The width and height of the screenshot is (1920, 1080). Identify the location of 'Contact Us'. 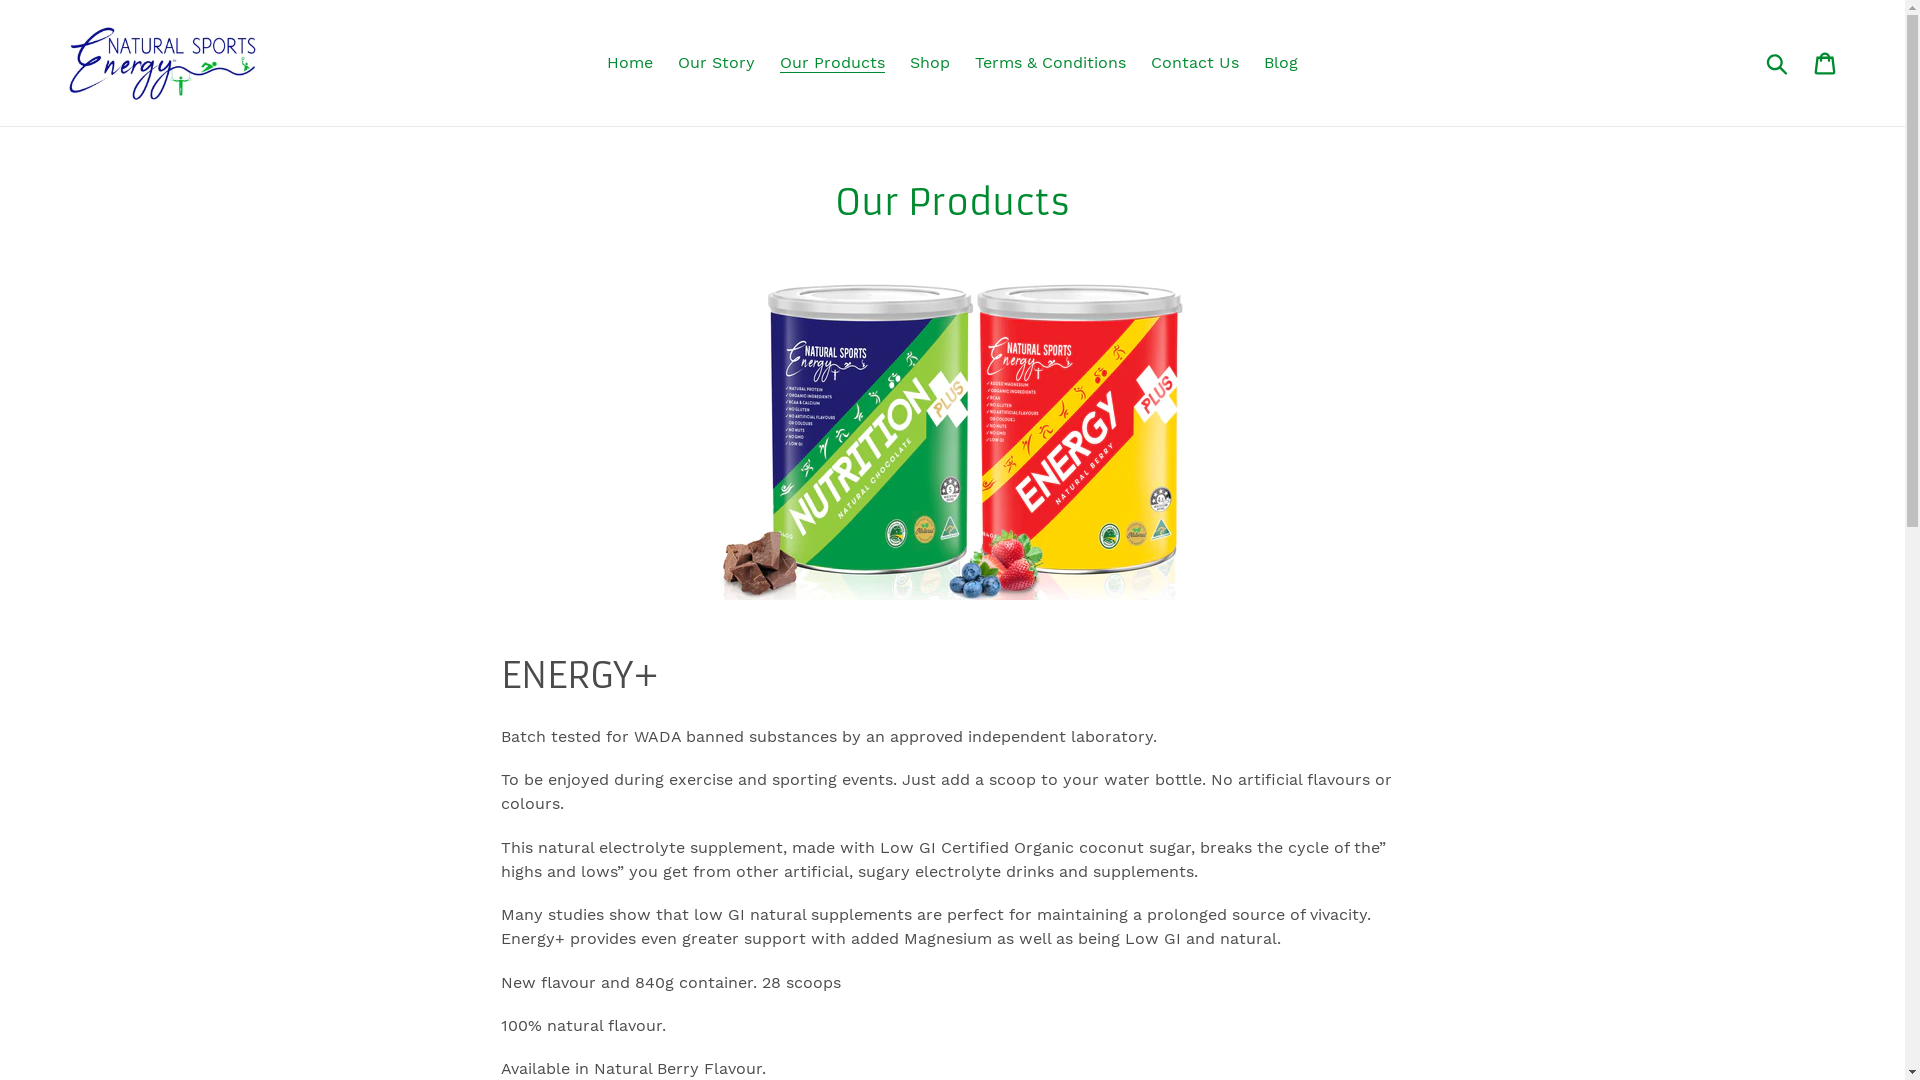
(1195, 61).